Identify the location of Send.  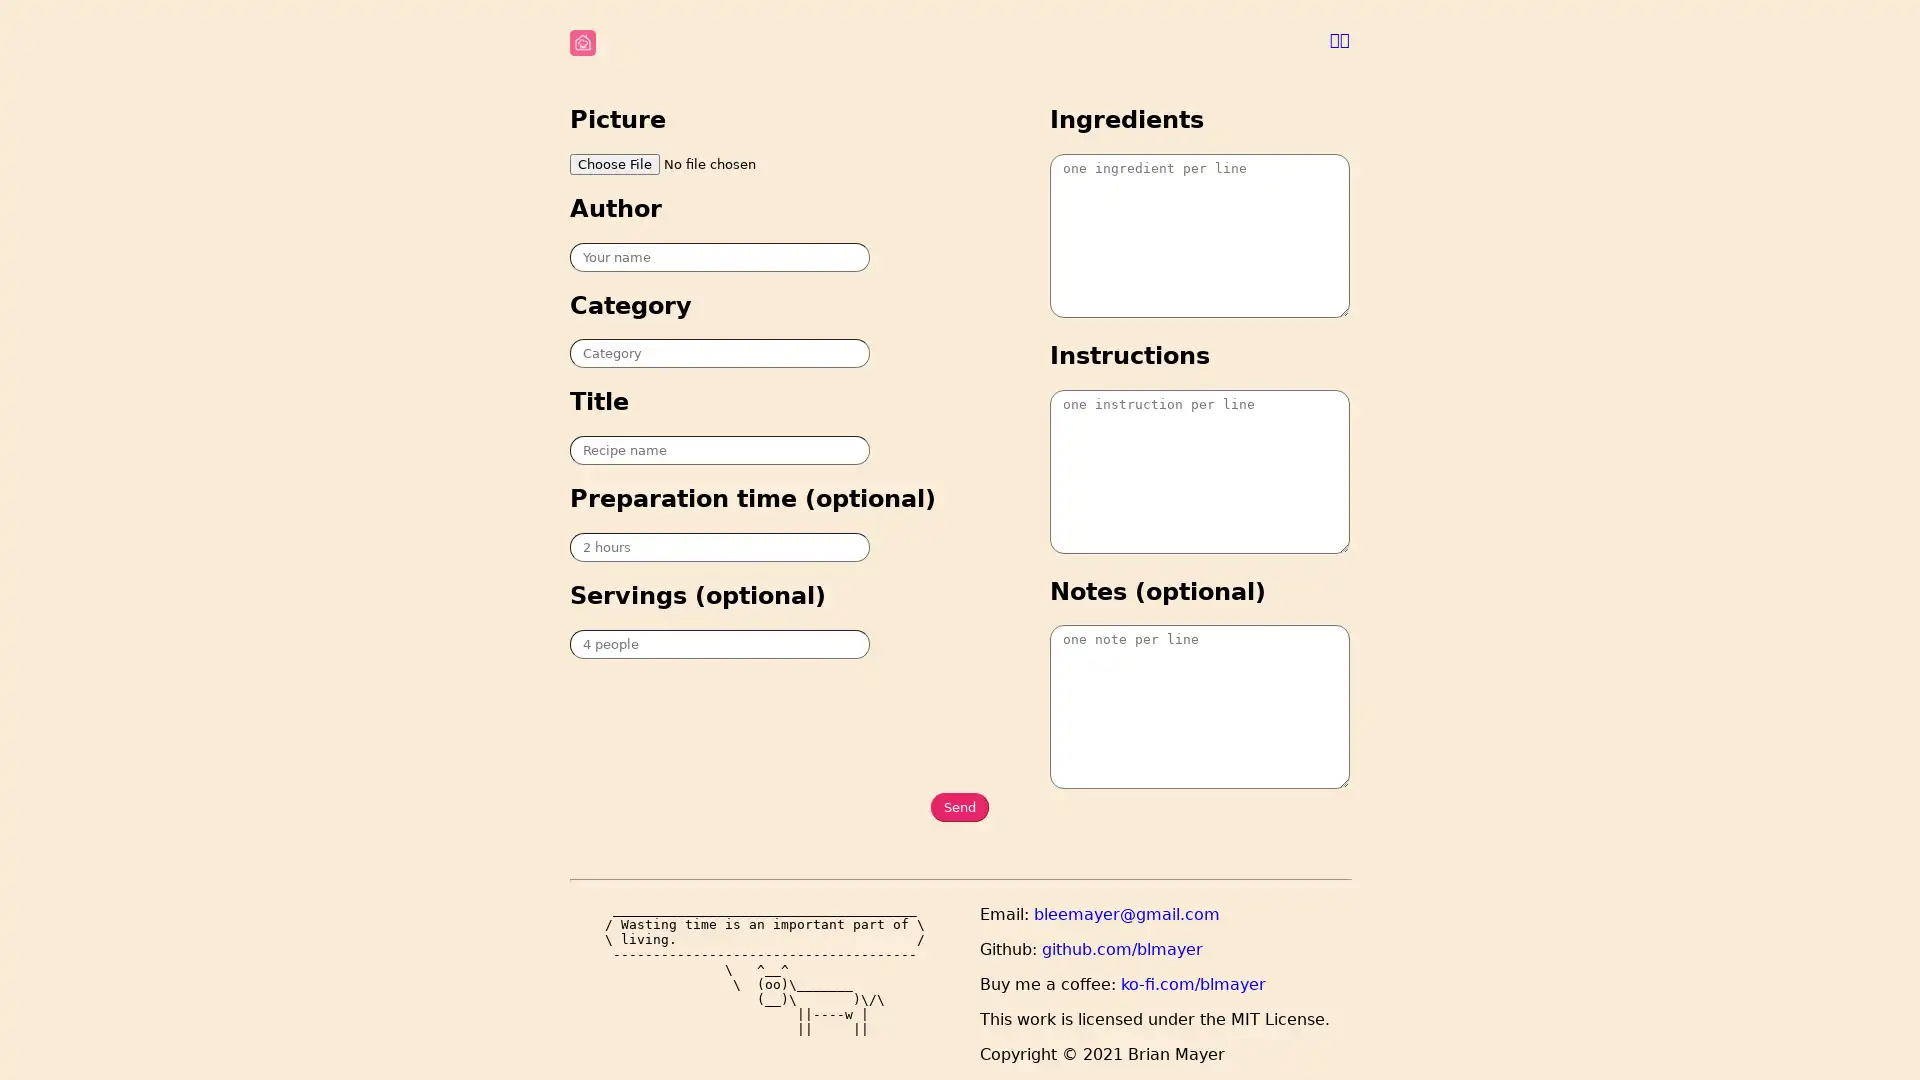
(960, 806).